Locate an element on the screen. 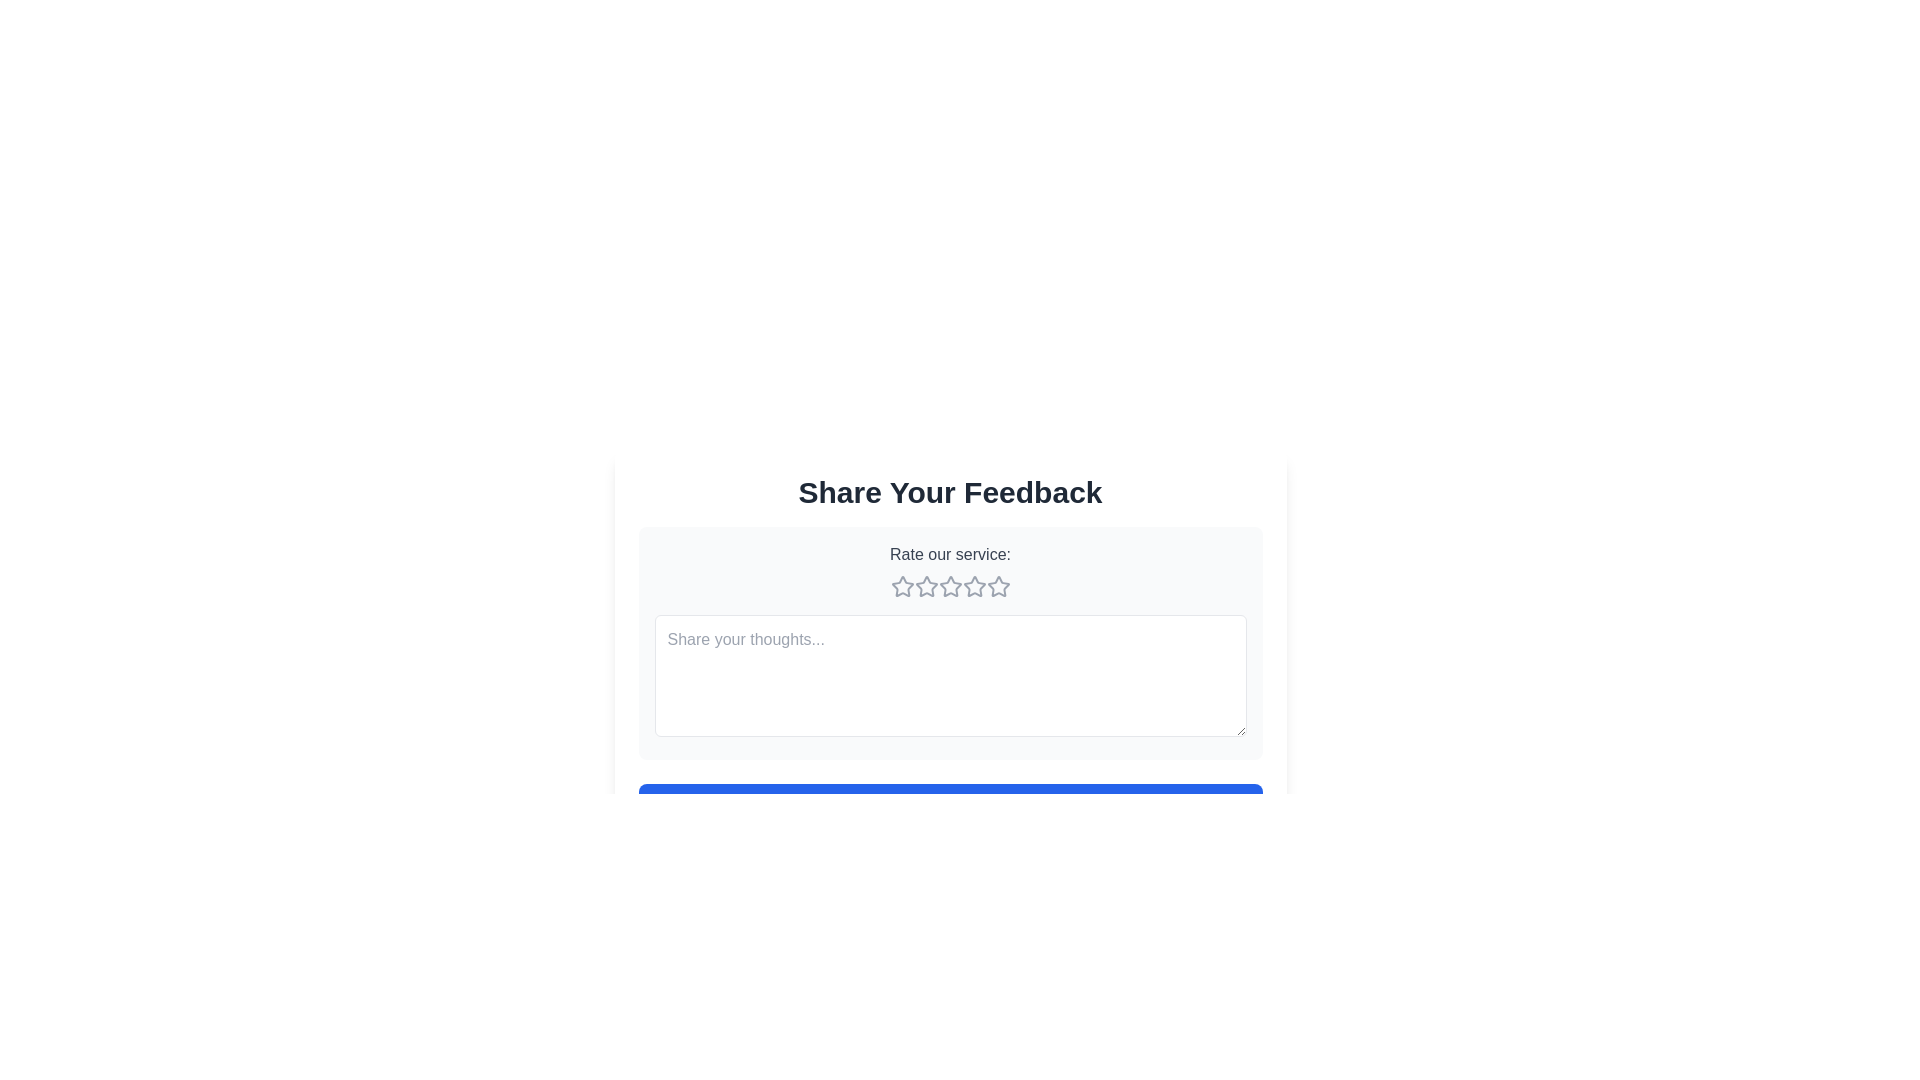 The image size is (1920, 1080). the first star icon in the rating system, located under the 'Rate our service:' header, which signifies one star is located at coordinates (925, 585).